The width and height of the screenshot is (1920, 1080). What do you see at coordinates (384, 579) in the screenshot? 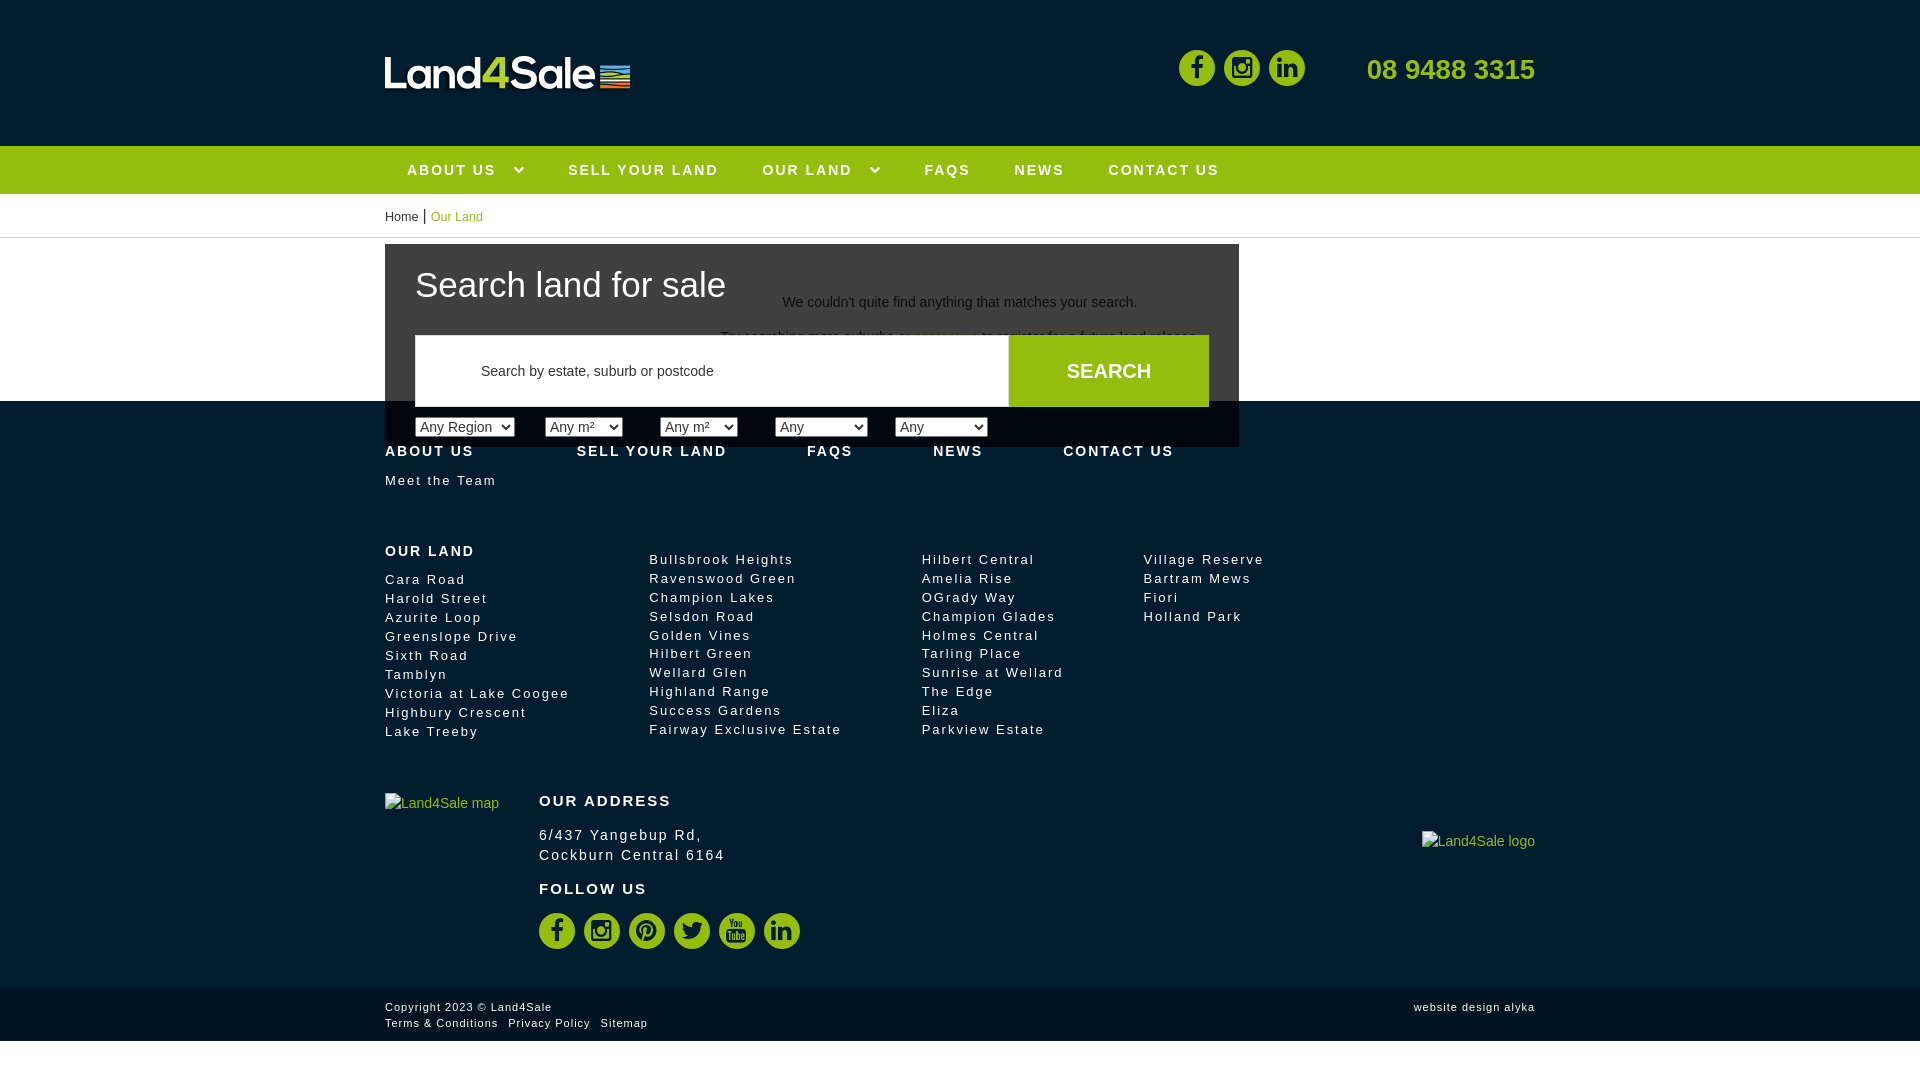
I see `'Cara Road'` at bounding box center [384, 579].